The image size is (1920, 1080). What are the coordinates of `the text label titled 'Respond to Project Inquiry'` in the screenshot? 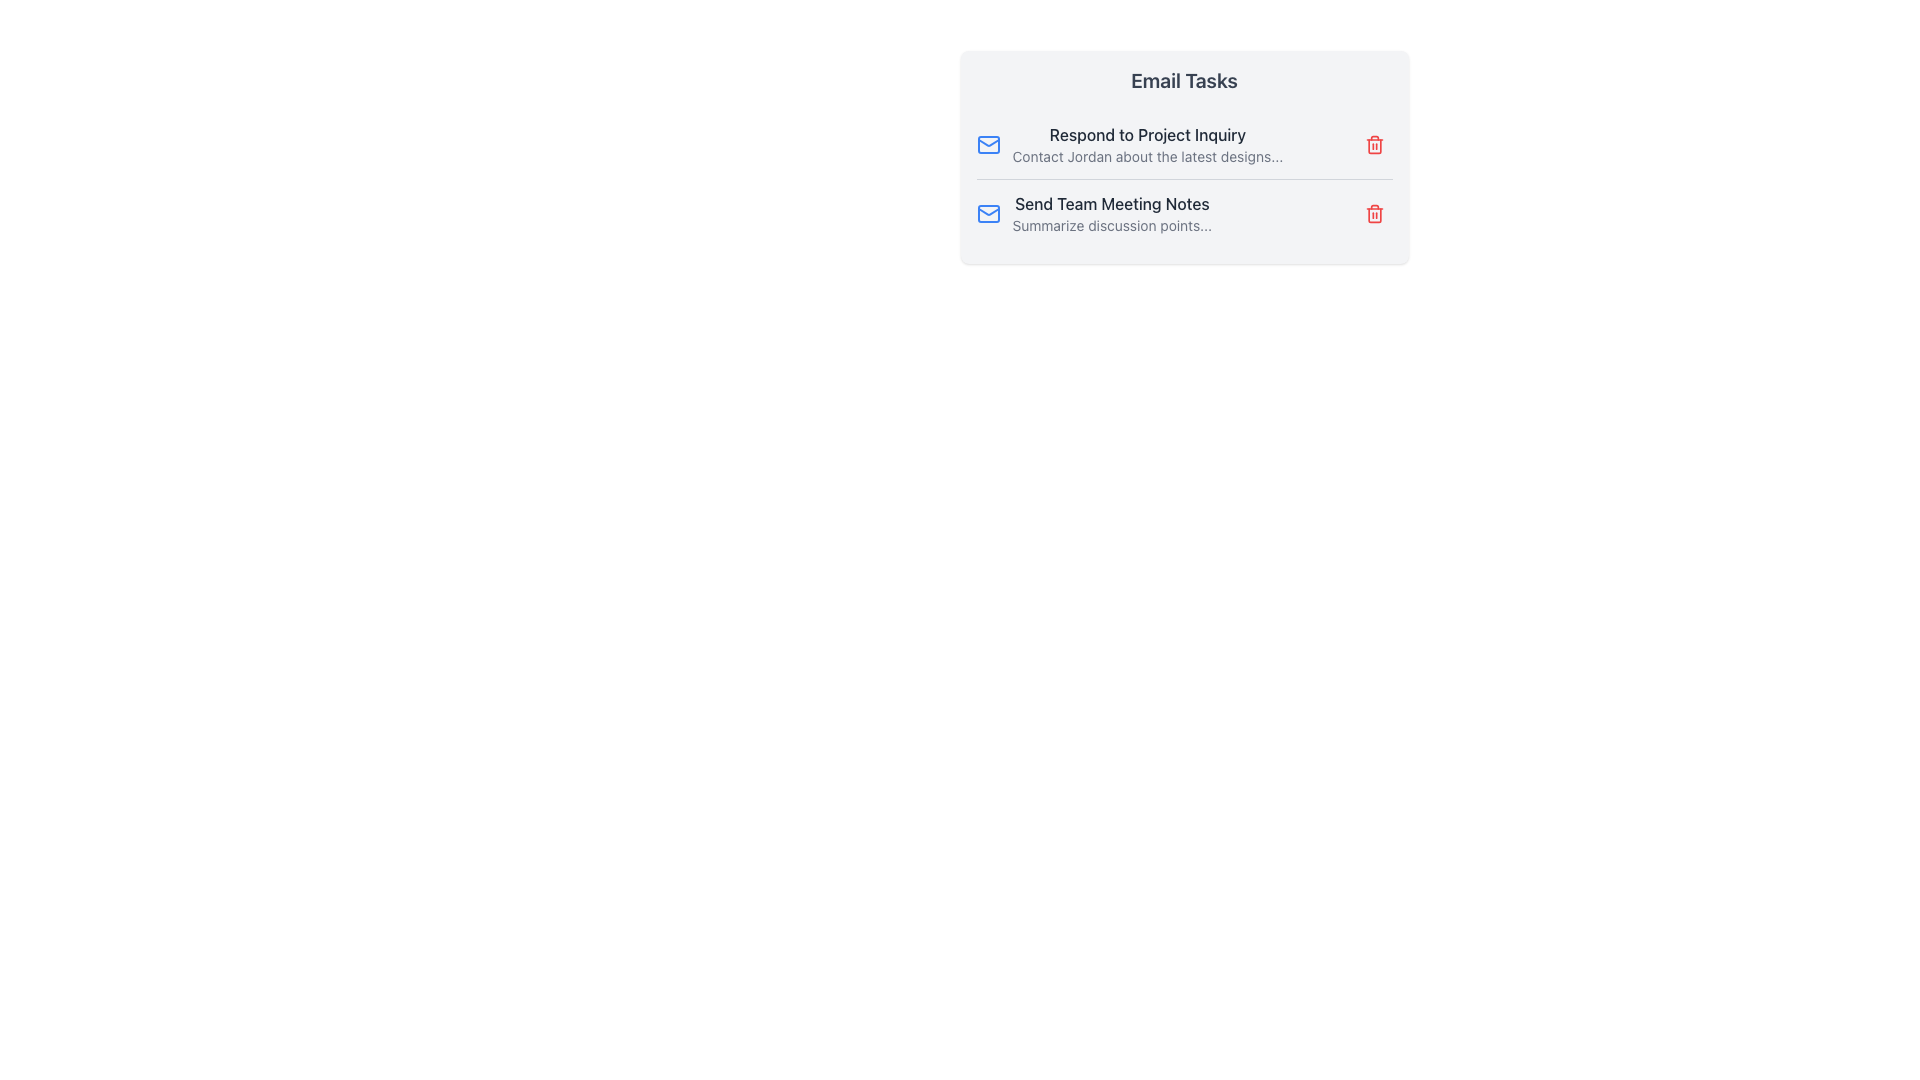 It's located at (1147, 144).